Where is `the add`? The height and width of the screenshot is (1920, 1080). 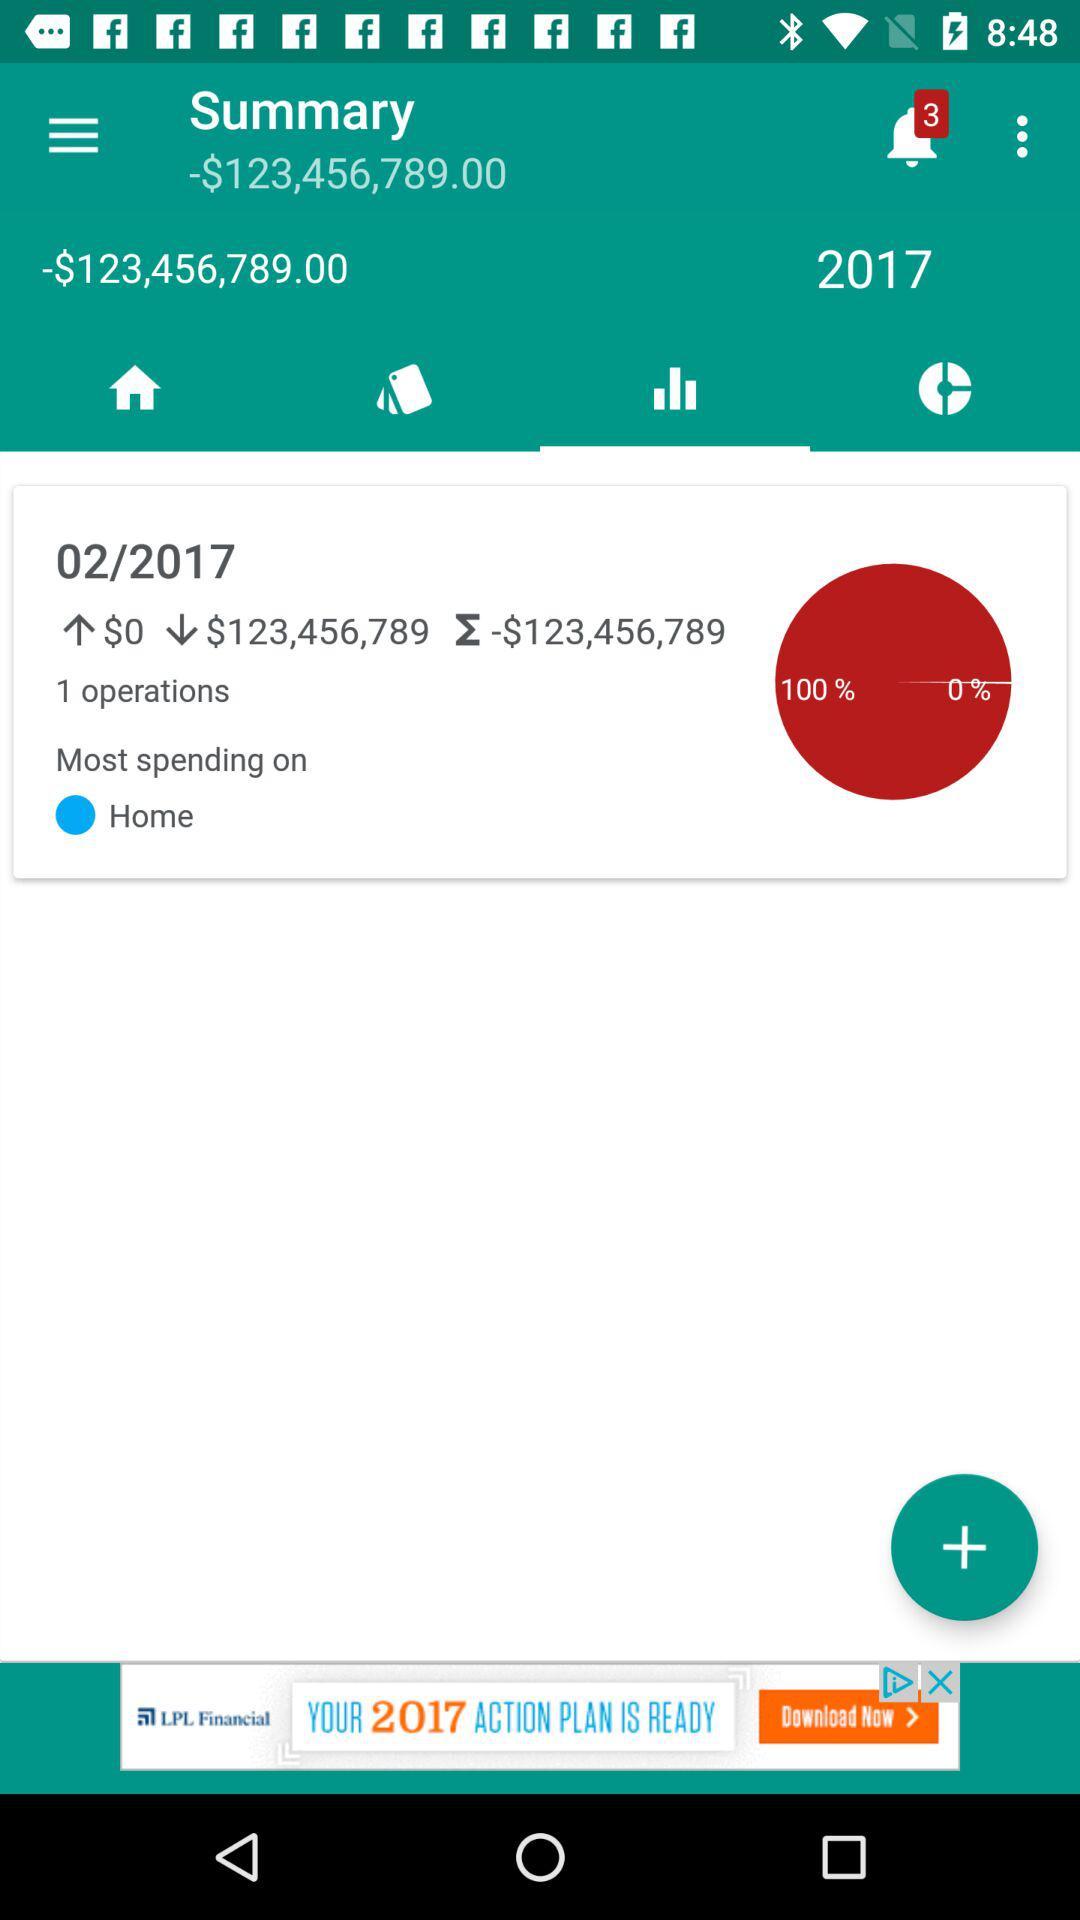 the add is located at coordinates (540, 1727).